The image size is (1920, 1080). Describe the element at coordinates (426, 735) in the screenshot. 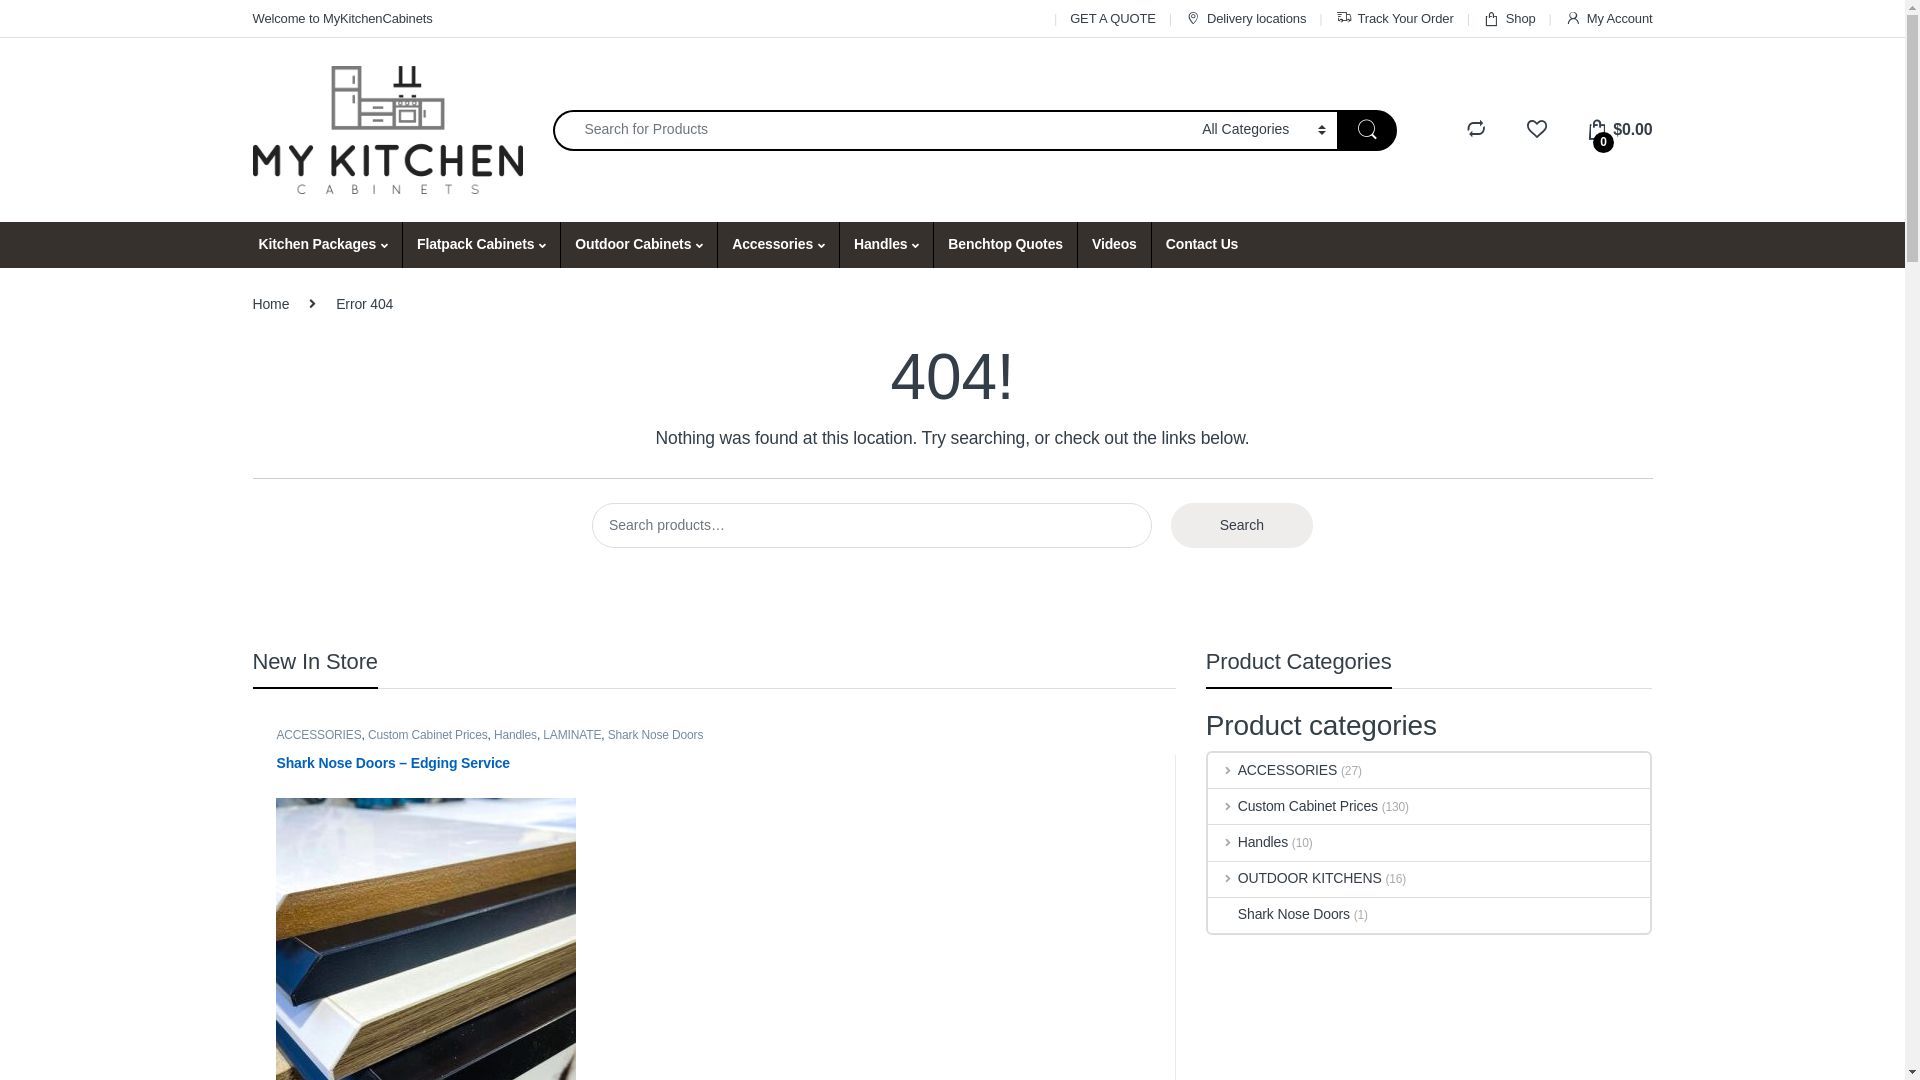

I see `'Custom Cabinet Prices'` at that location.